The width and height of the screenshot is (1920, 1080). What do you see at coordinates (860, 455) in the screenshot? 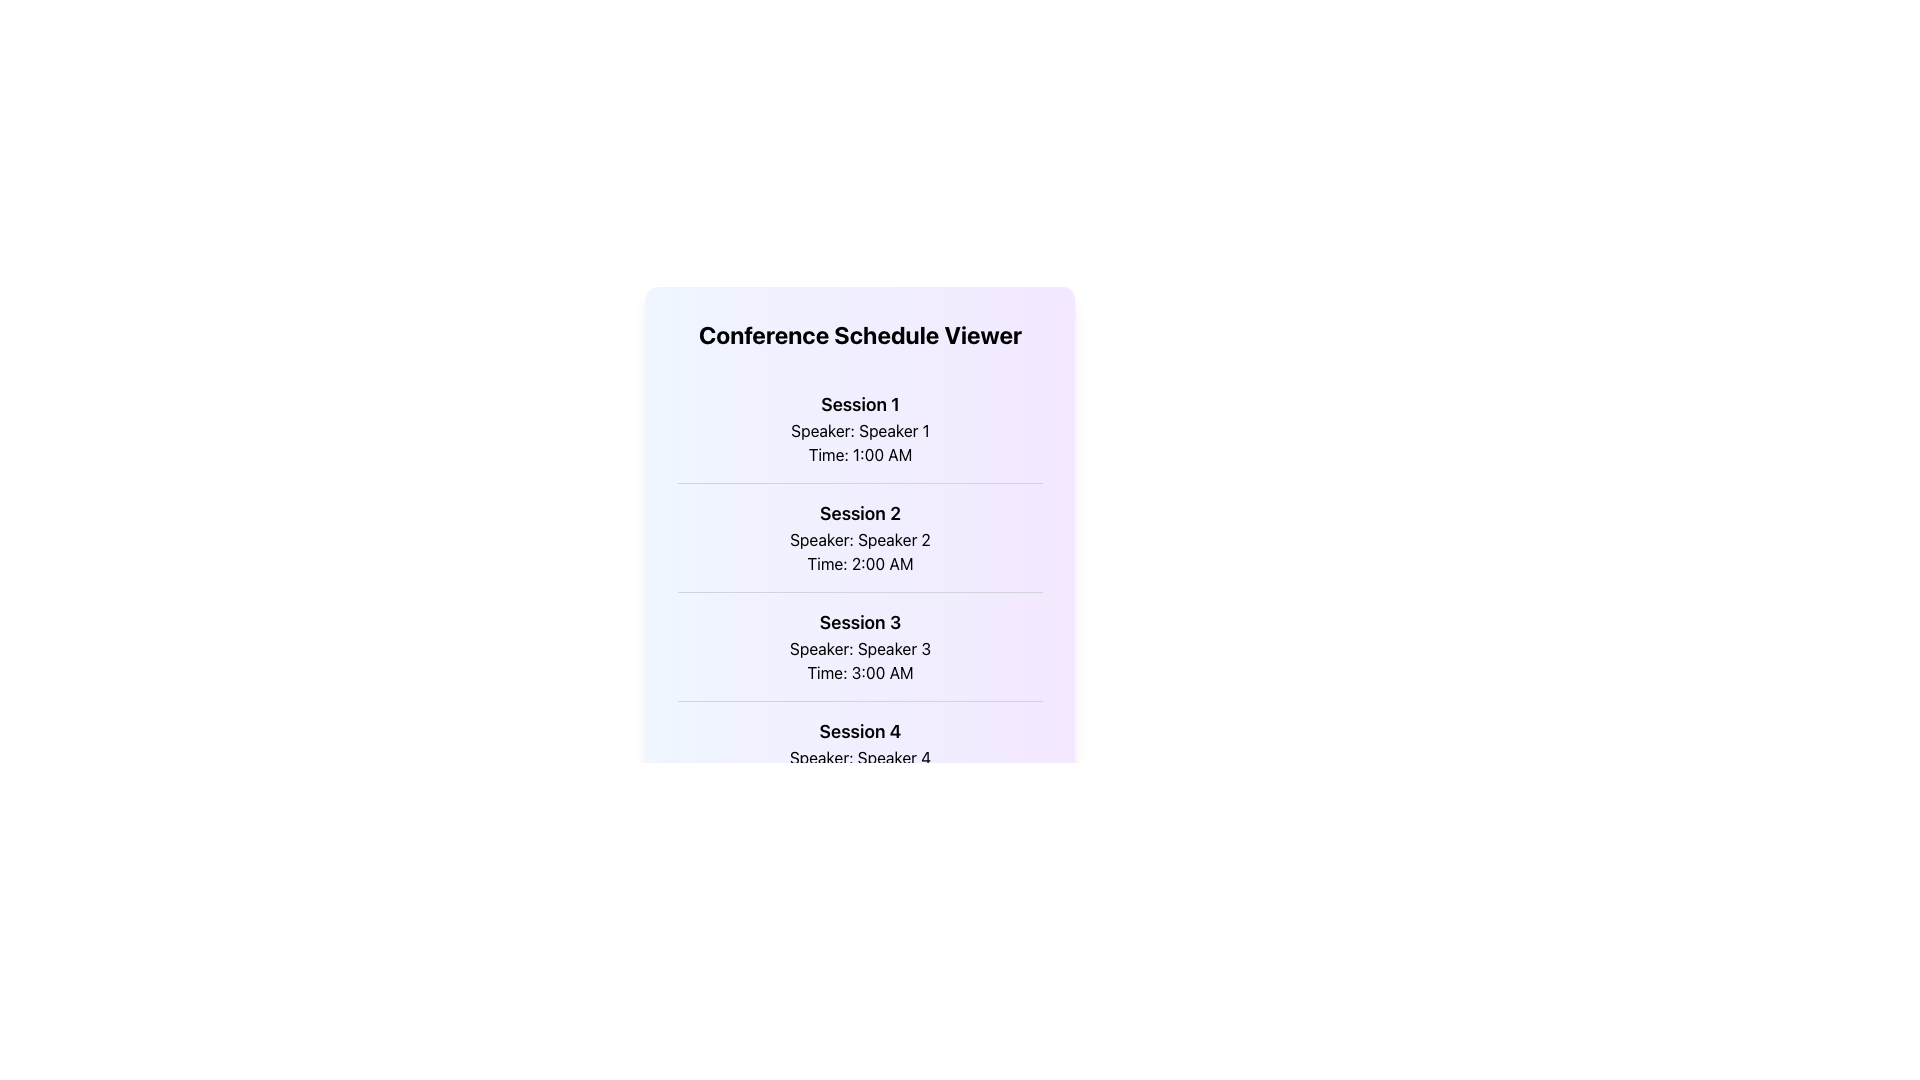
I see `text label displaying the scheduled time for the first session located below 'Speaker: Speaker 1' in the 'Session 1' details` at bounding box center [860, 455].